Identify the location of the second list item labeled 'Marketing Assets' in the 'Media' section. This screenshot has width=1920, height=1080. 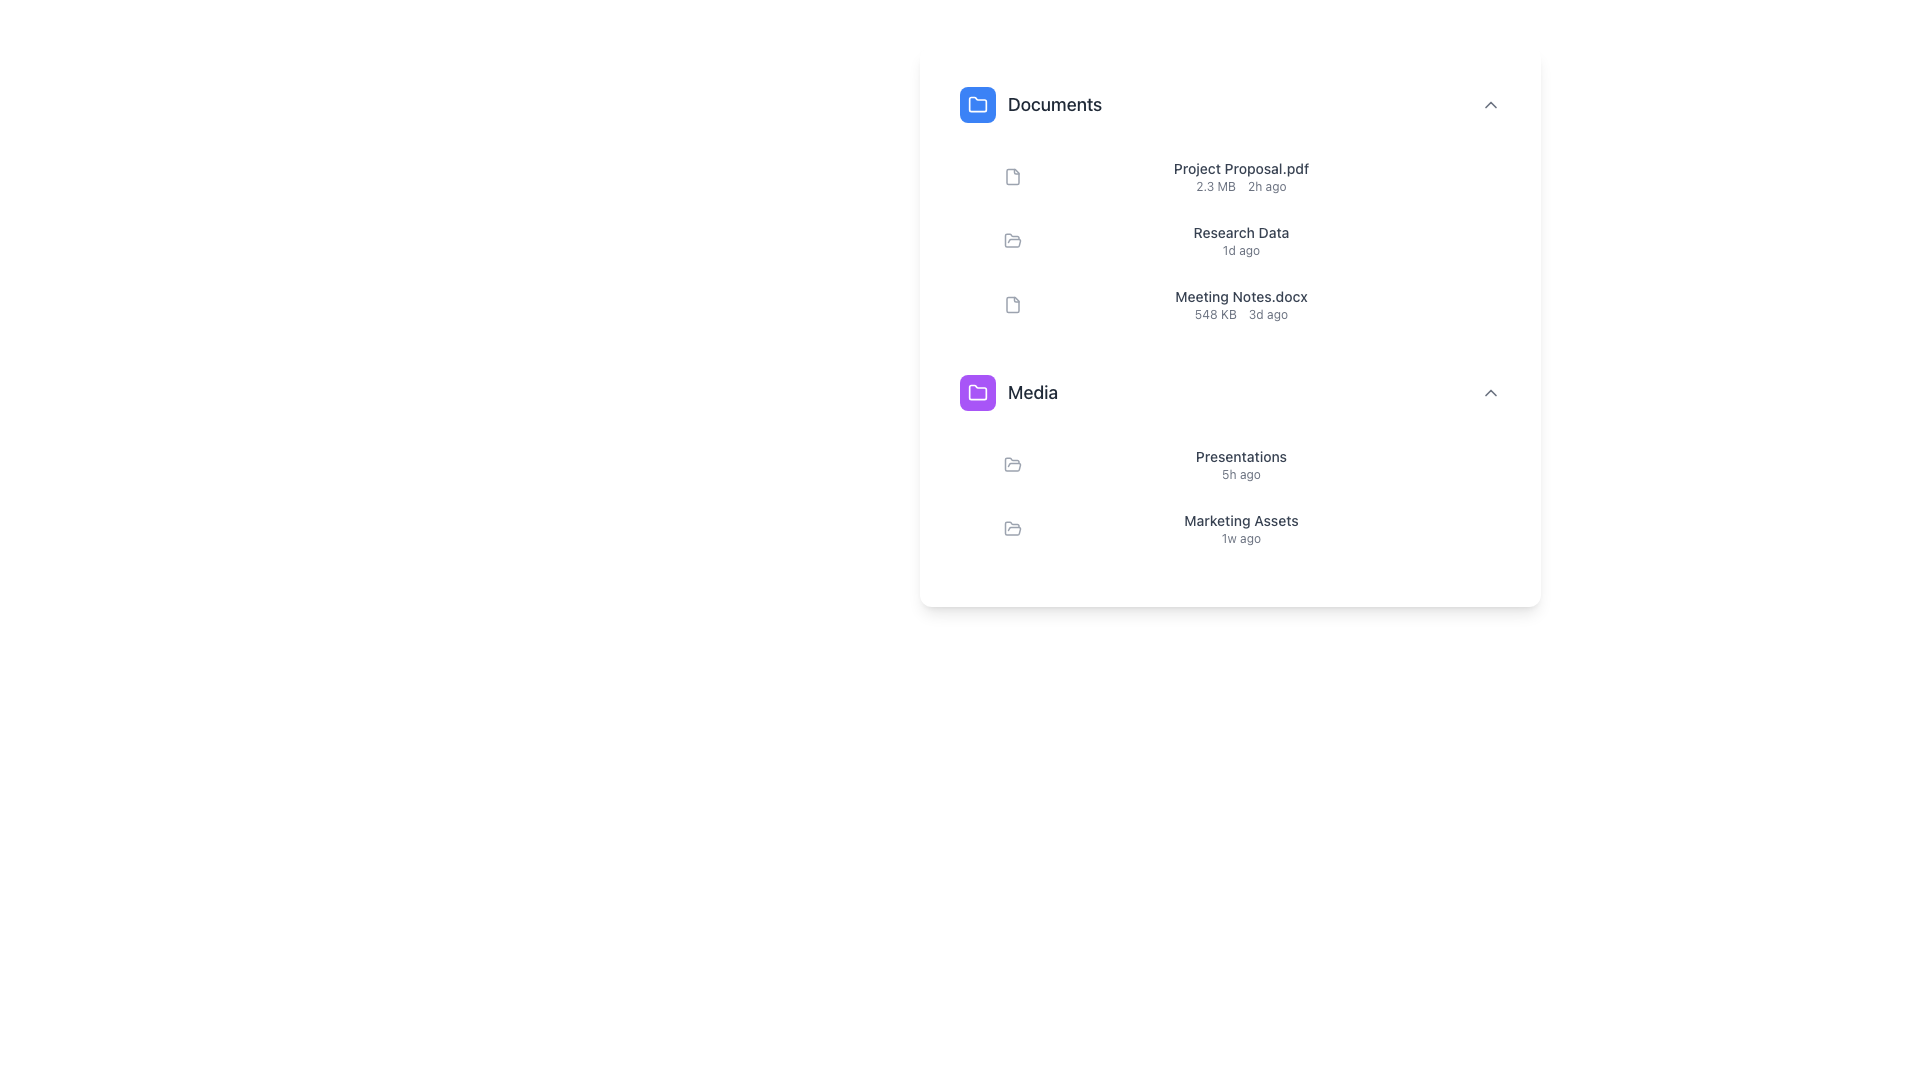
(1253, 527).